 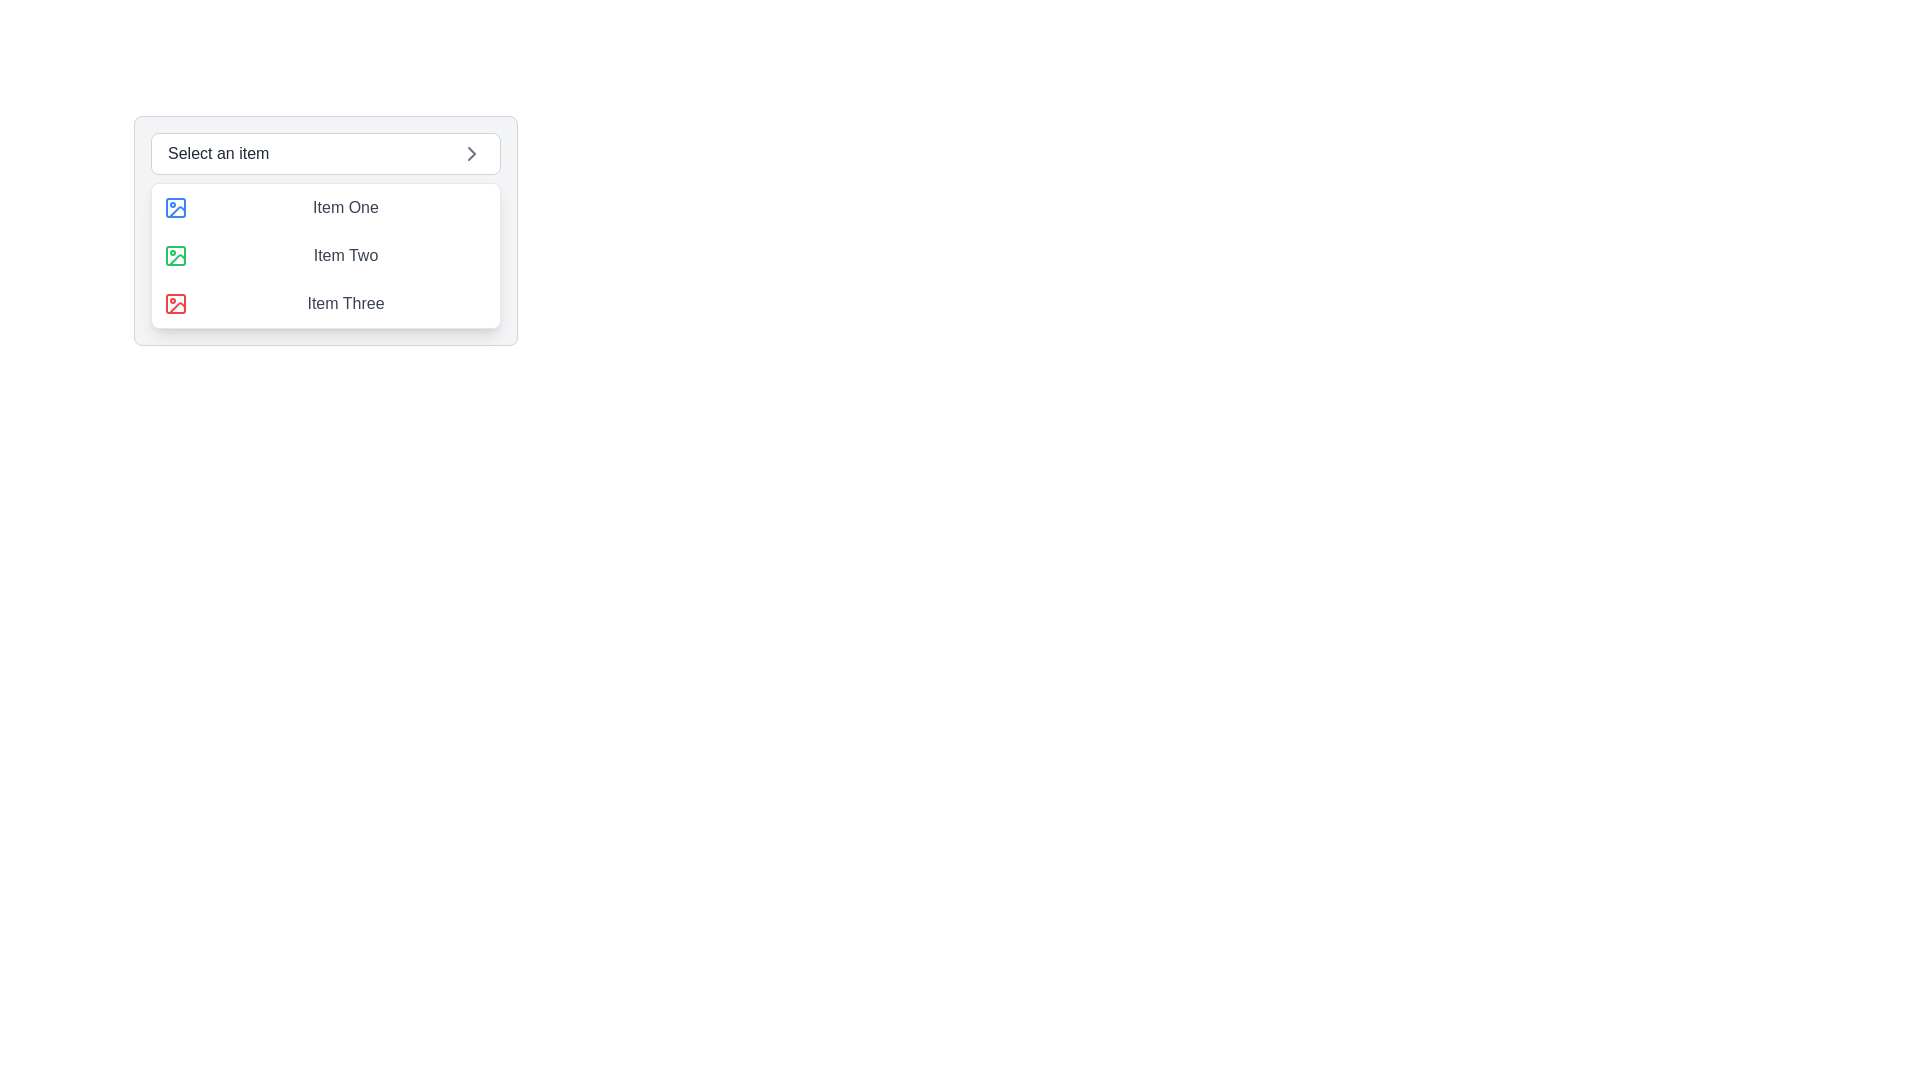 What do you see at coordinates (326, 208) in the screenshot?
I see `the first selectable option 'Item One' in the dropdown menu` at bounding box center [326, 208].